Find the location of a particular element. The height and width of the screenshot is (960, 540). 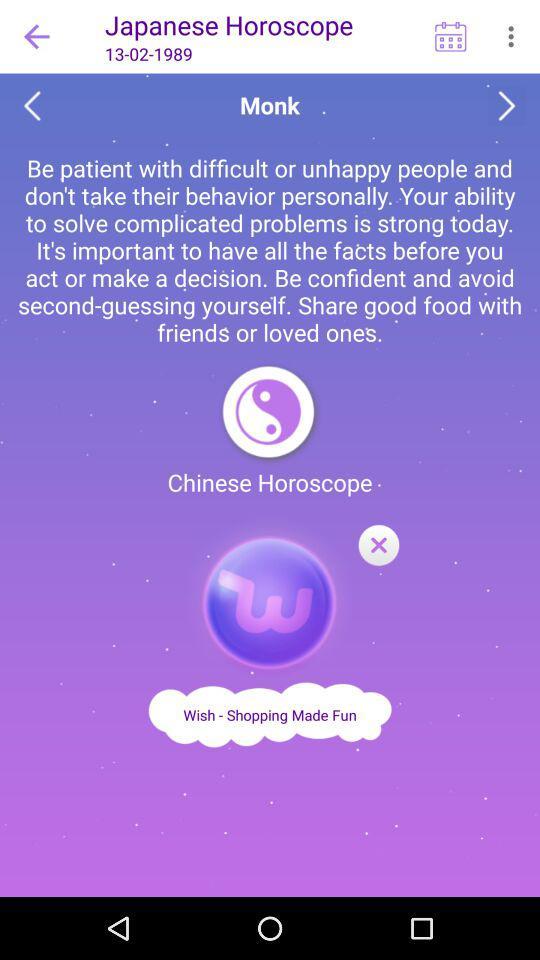

wish shopping made fun is located at coordinates (270, 714).